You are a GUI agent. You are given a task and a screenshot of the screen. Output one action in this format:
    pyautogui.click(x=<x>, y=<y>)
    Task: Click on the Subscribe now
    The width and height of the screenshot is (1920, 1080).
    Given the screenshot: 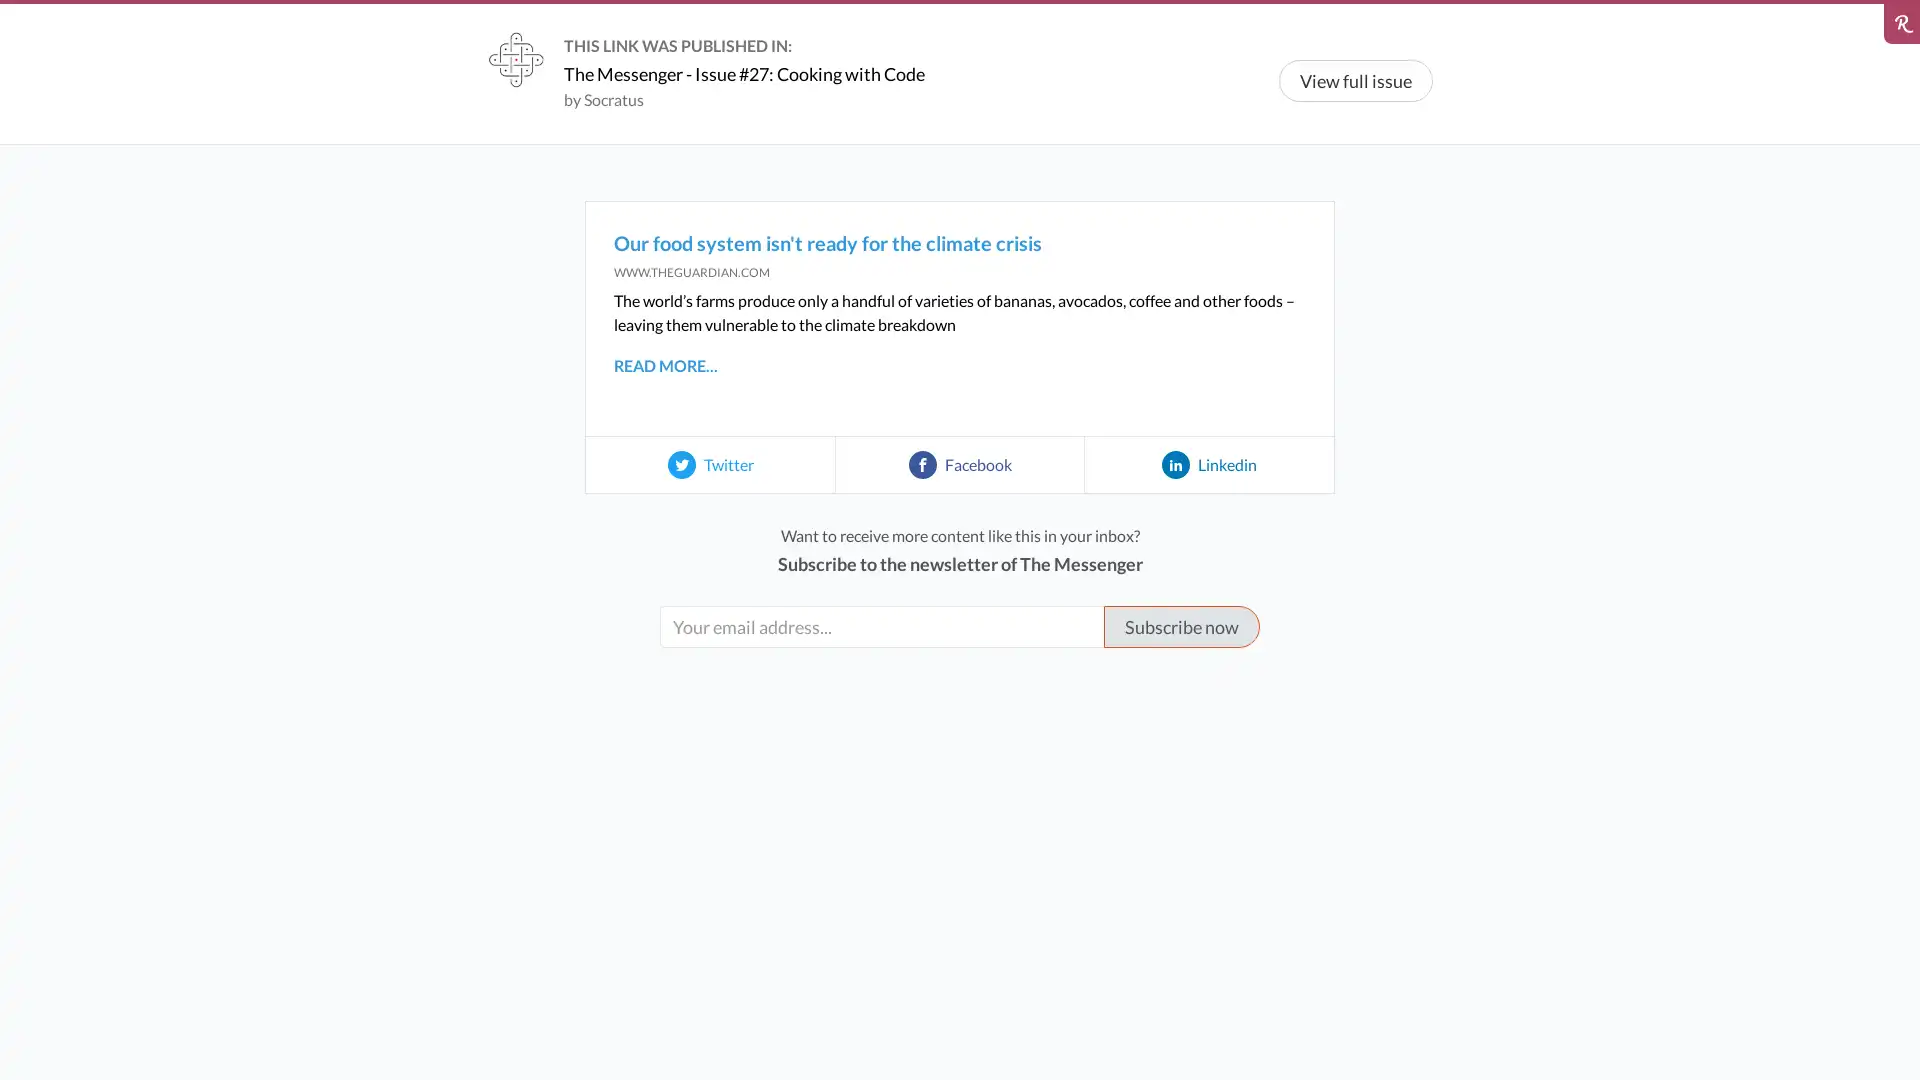 What is the action you would take?
    pyautogui.click(x=1181, y=626)
    